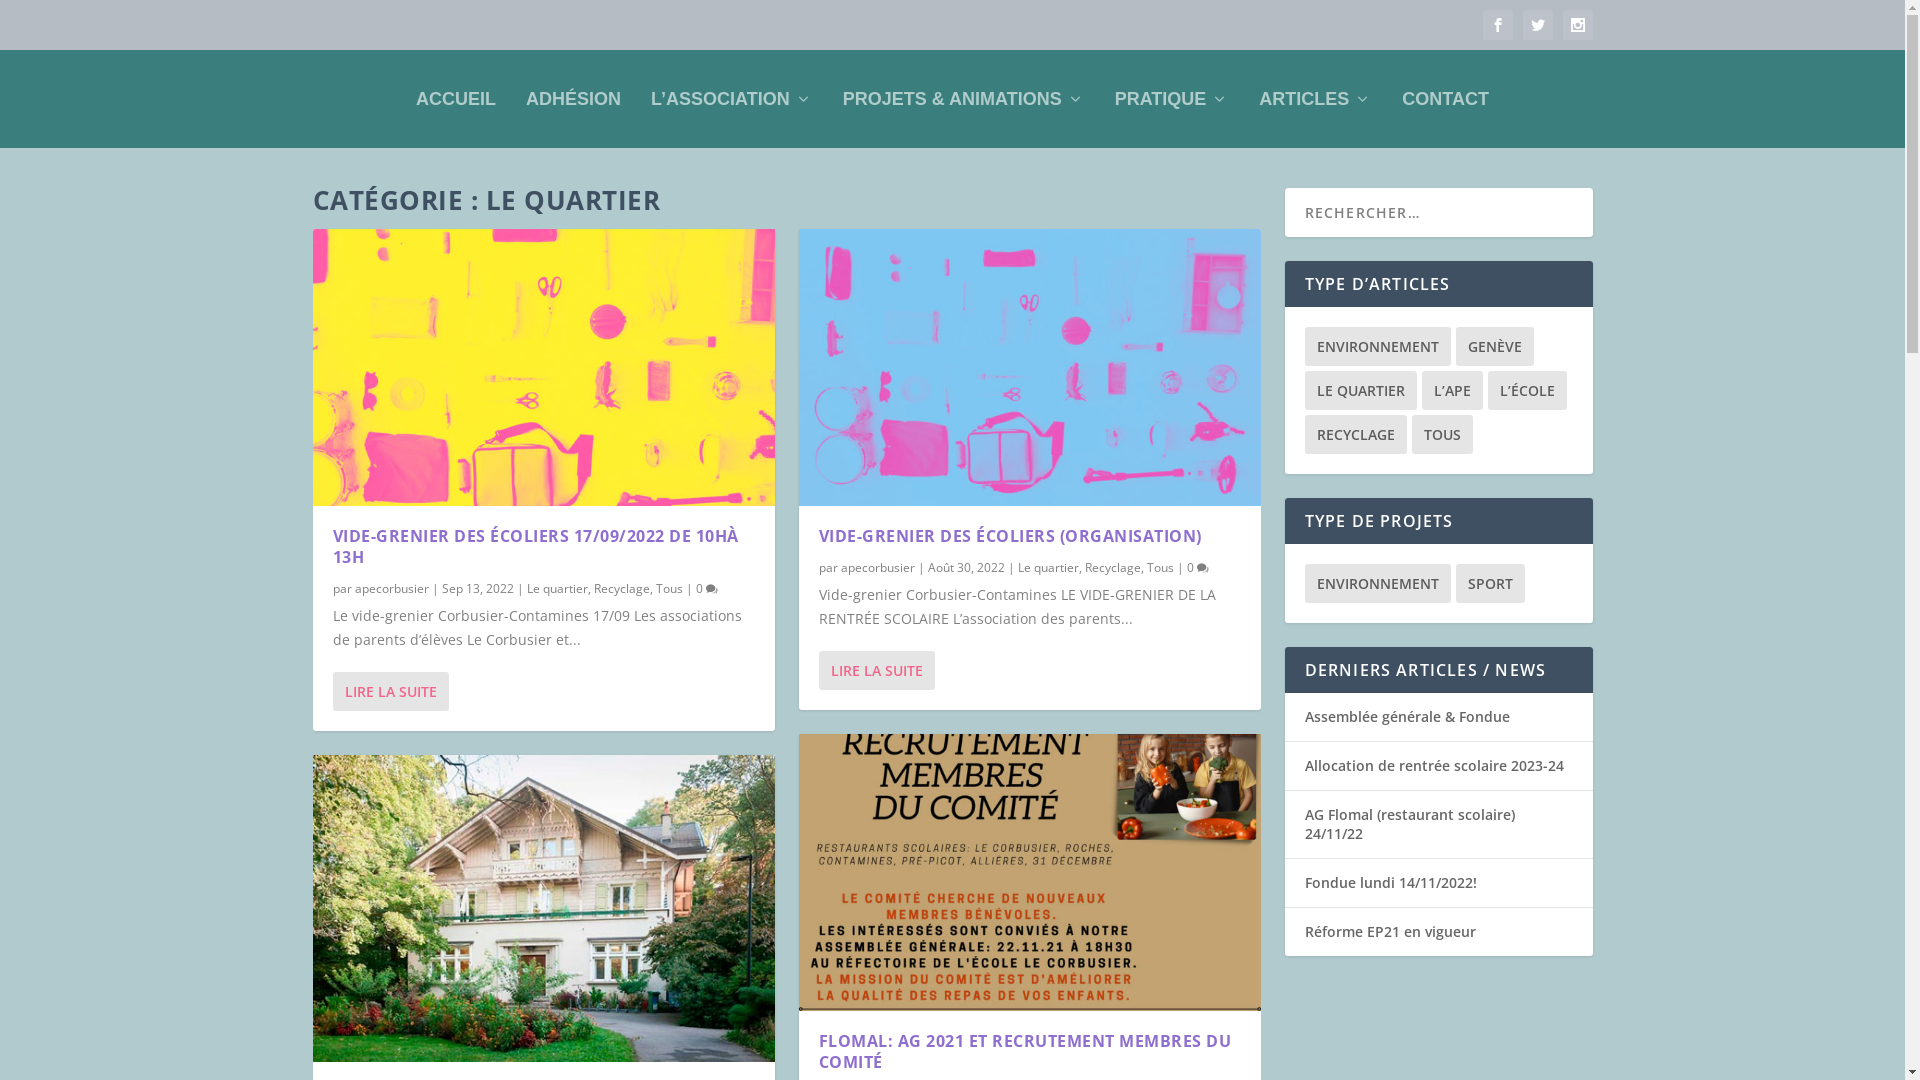 The height and width of the screenshot is (1080, 1920). Describe the element at coordinates (964, 99) in the screenshot. I see `'PROJETS & ANIMATIONS'` at that location.